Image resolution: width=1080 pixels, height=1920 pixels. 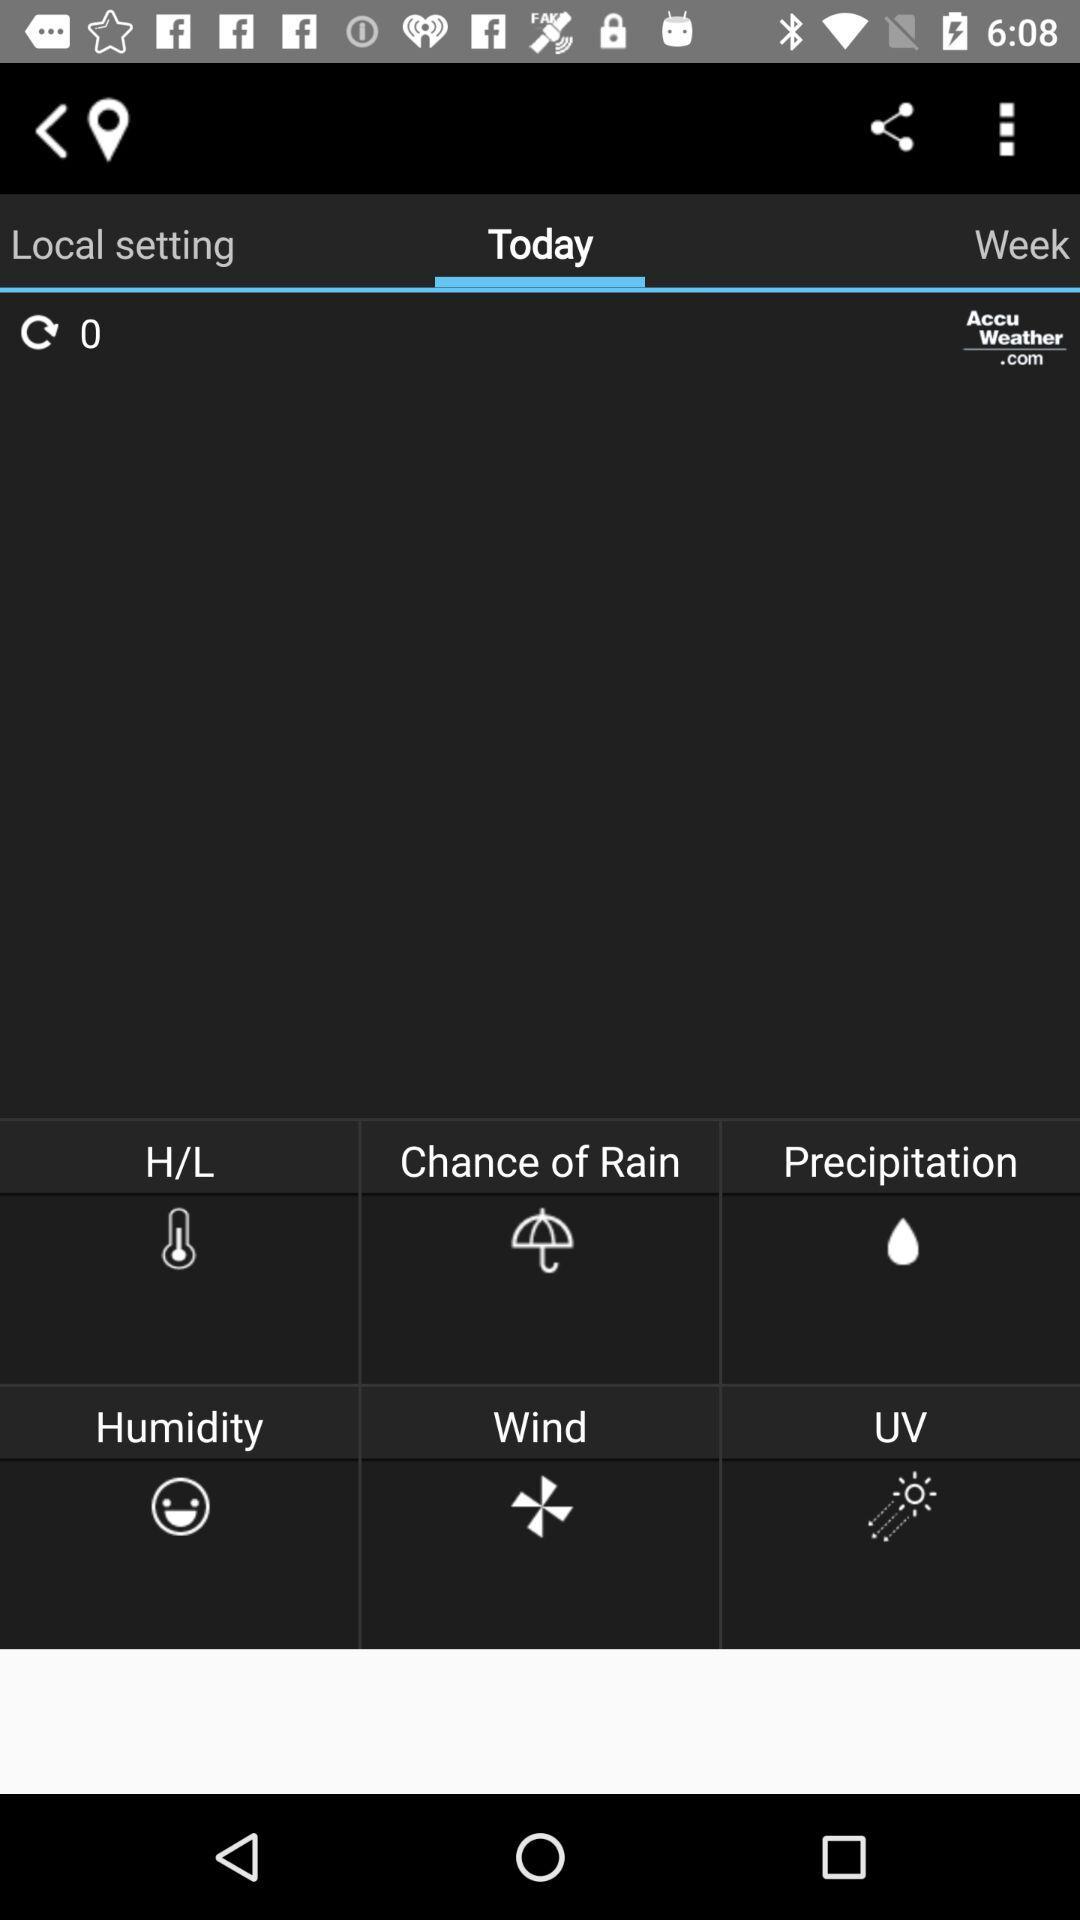 What do you see at coordinates (48, 127) in the screenshot?
I see `back button` at bounding box center [48, 127].